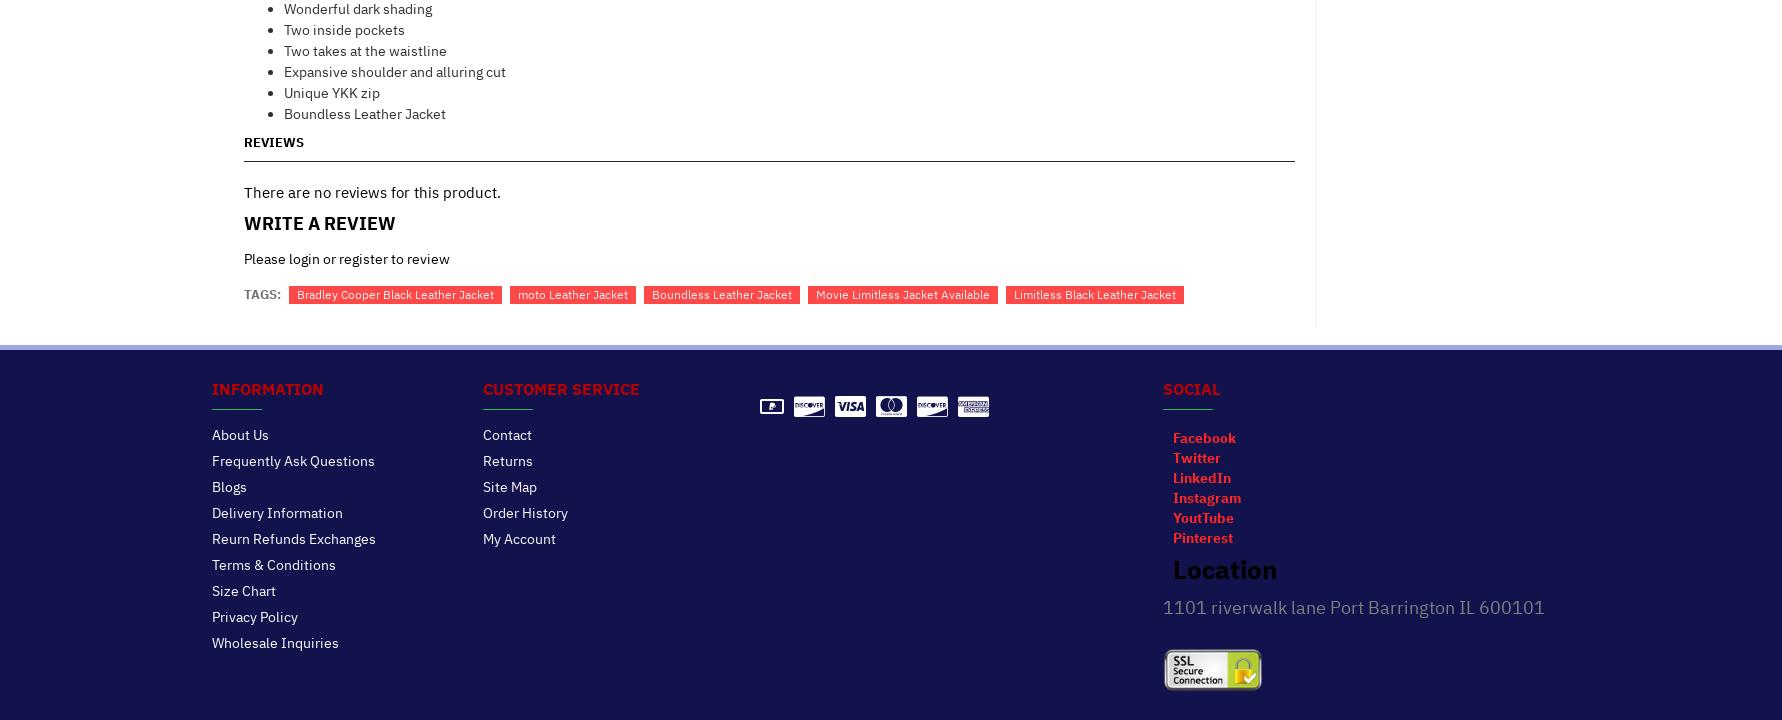  What do you see at coordinates (524, 510) in the screenshot?
I see `'Order History'` at bounding box center [524, 510].